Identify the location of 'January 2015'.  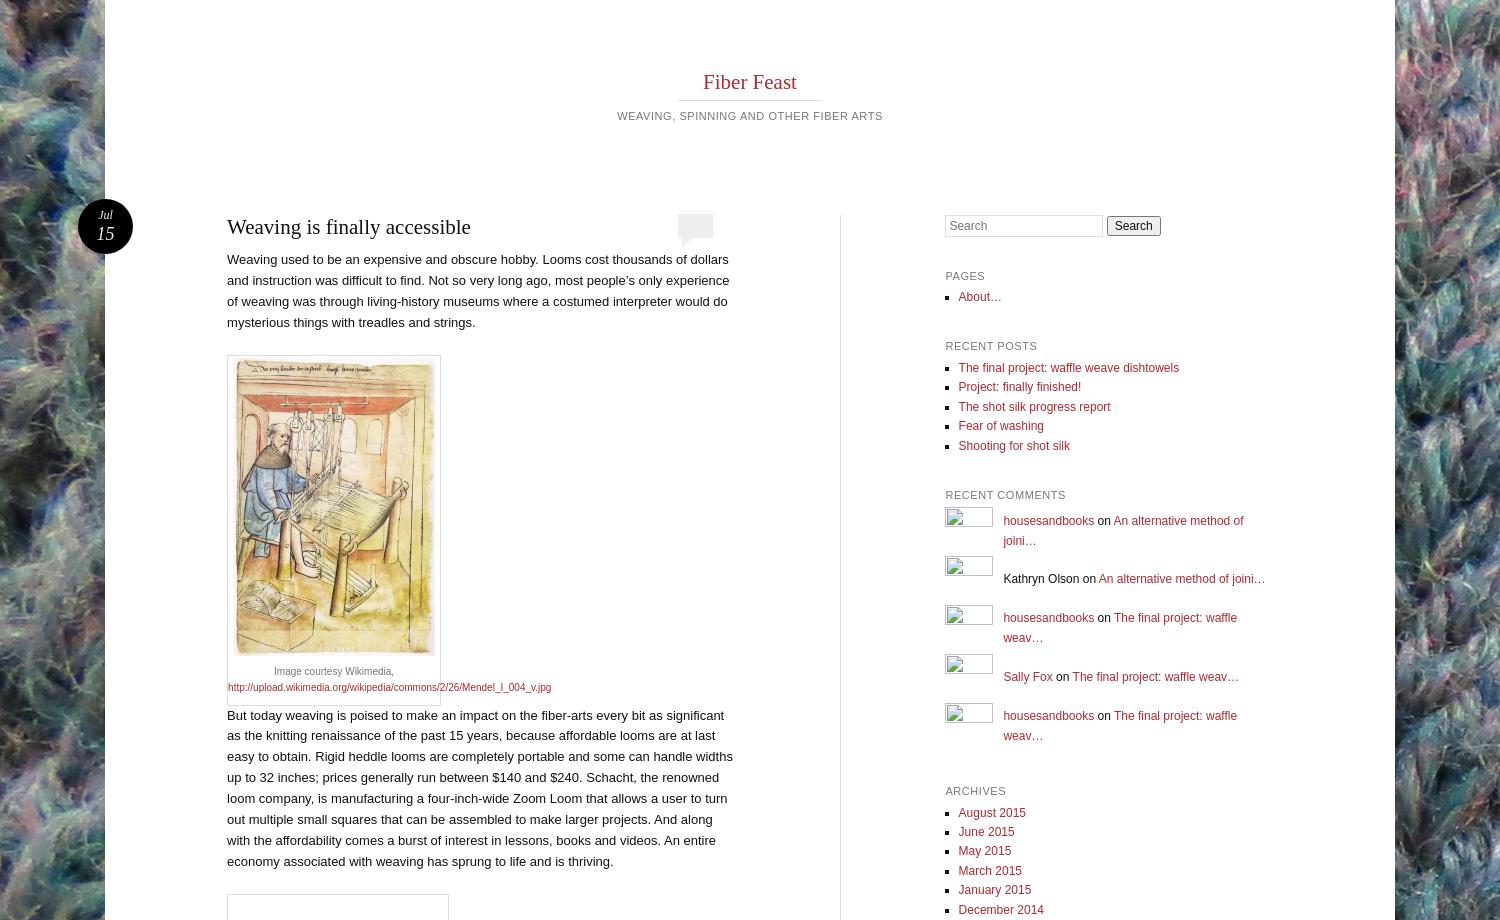
(957, 889).